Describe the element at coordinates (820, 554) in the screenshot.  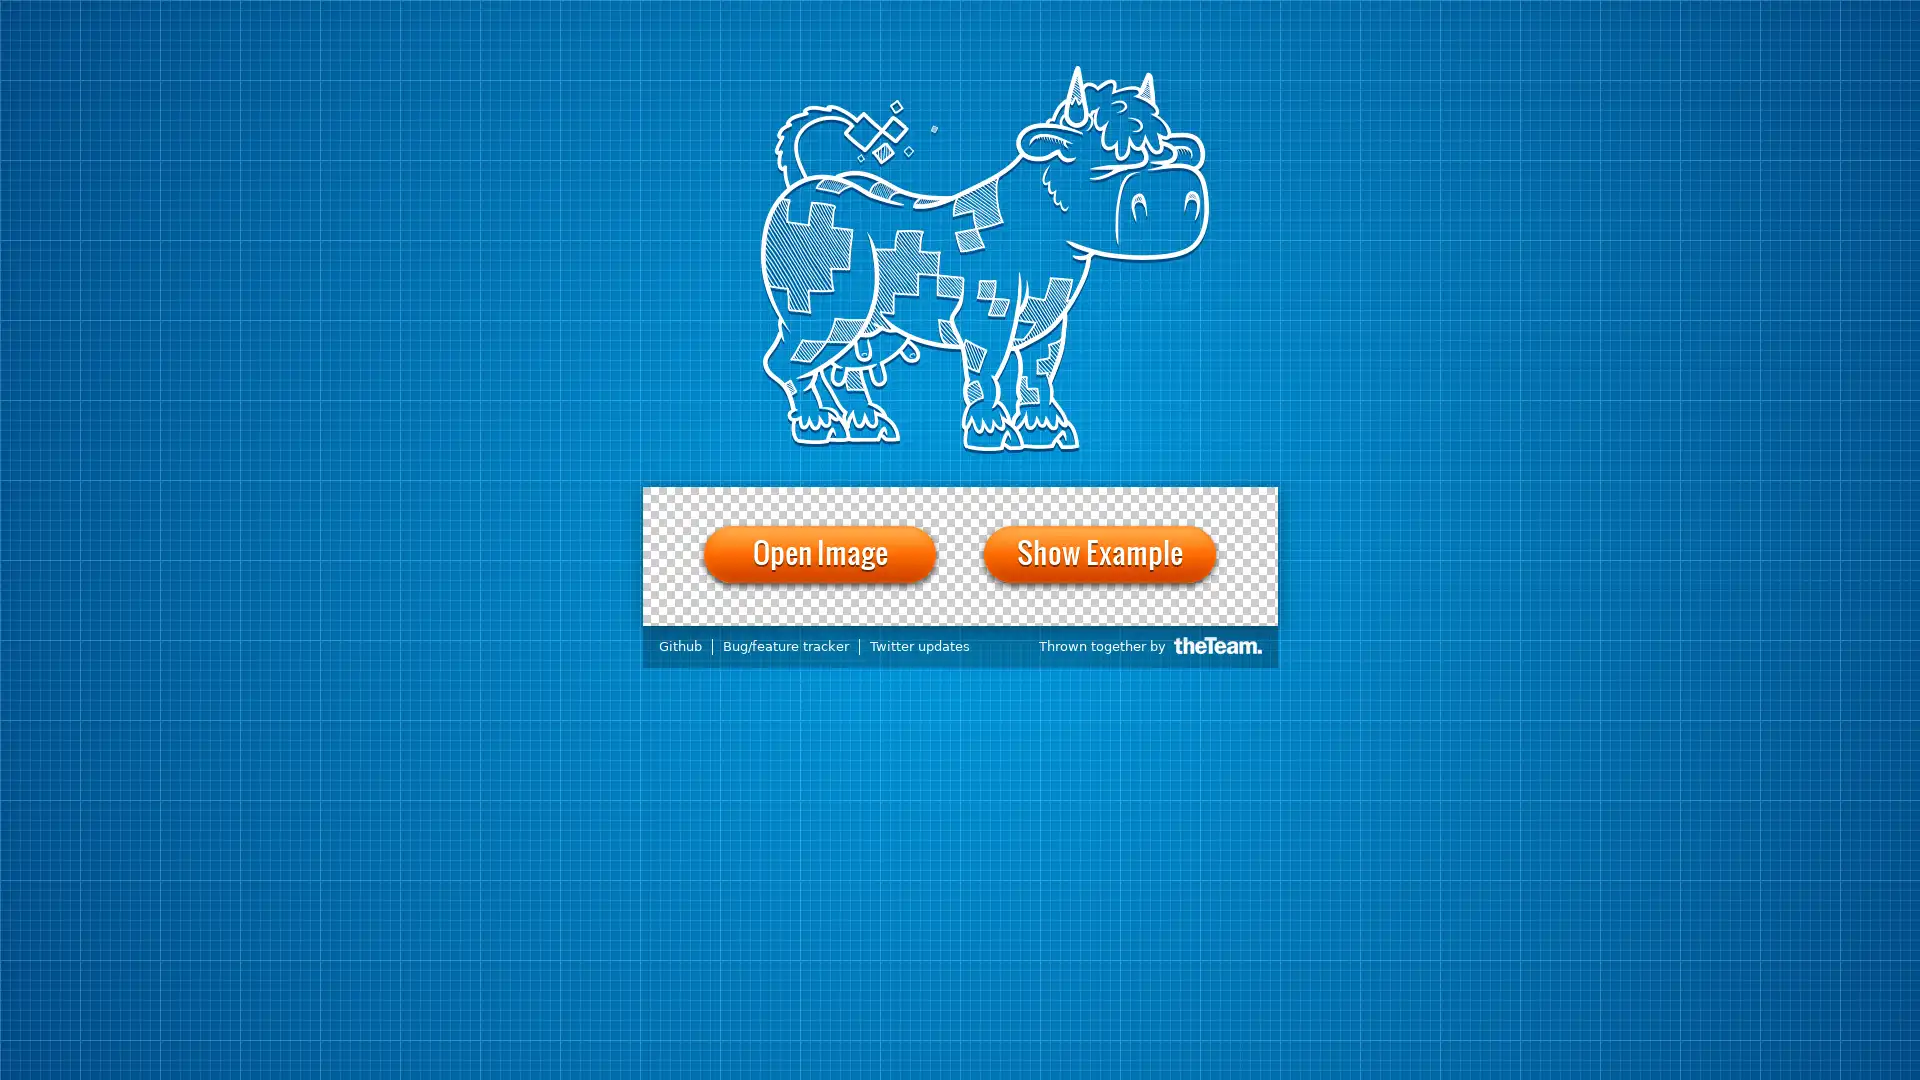
I see `Open Image` at that location.